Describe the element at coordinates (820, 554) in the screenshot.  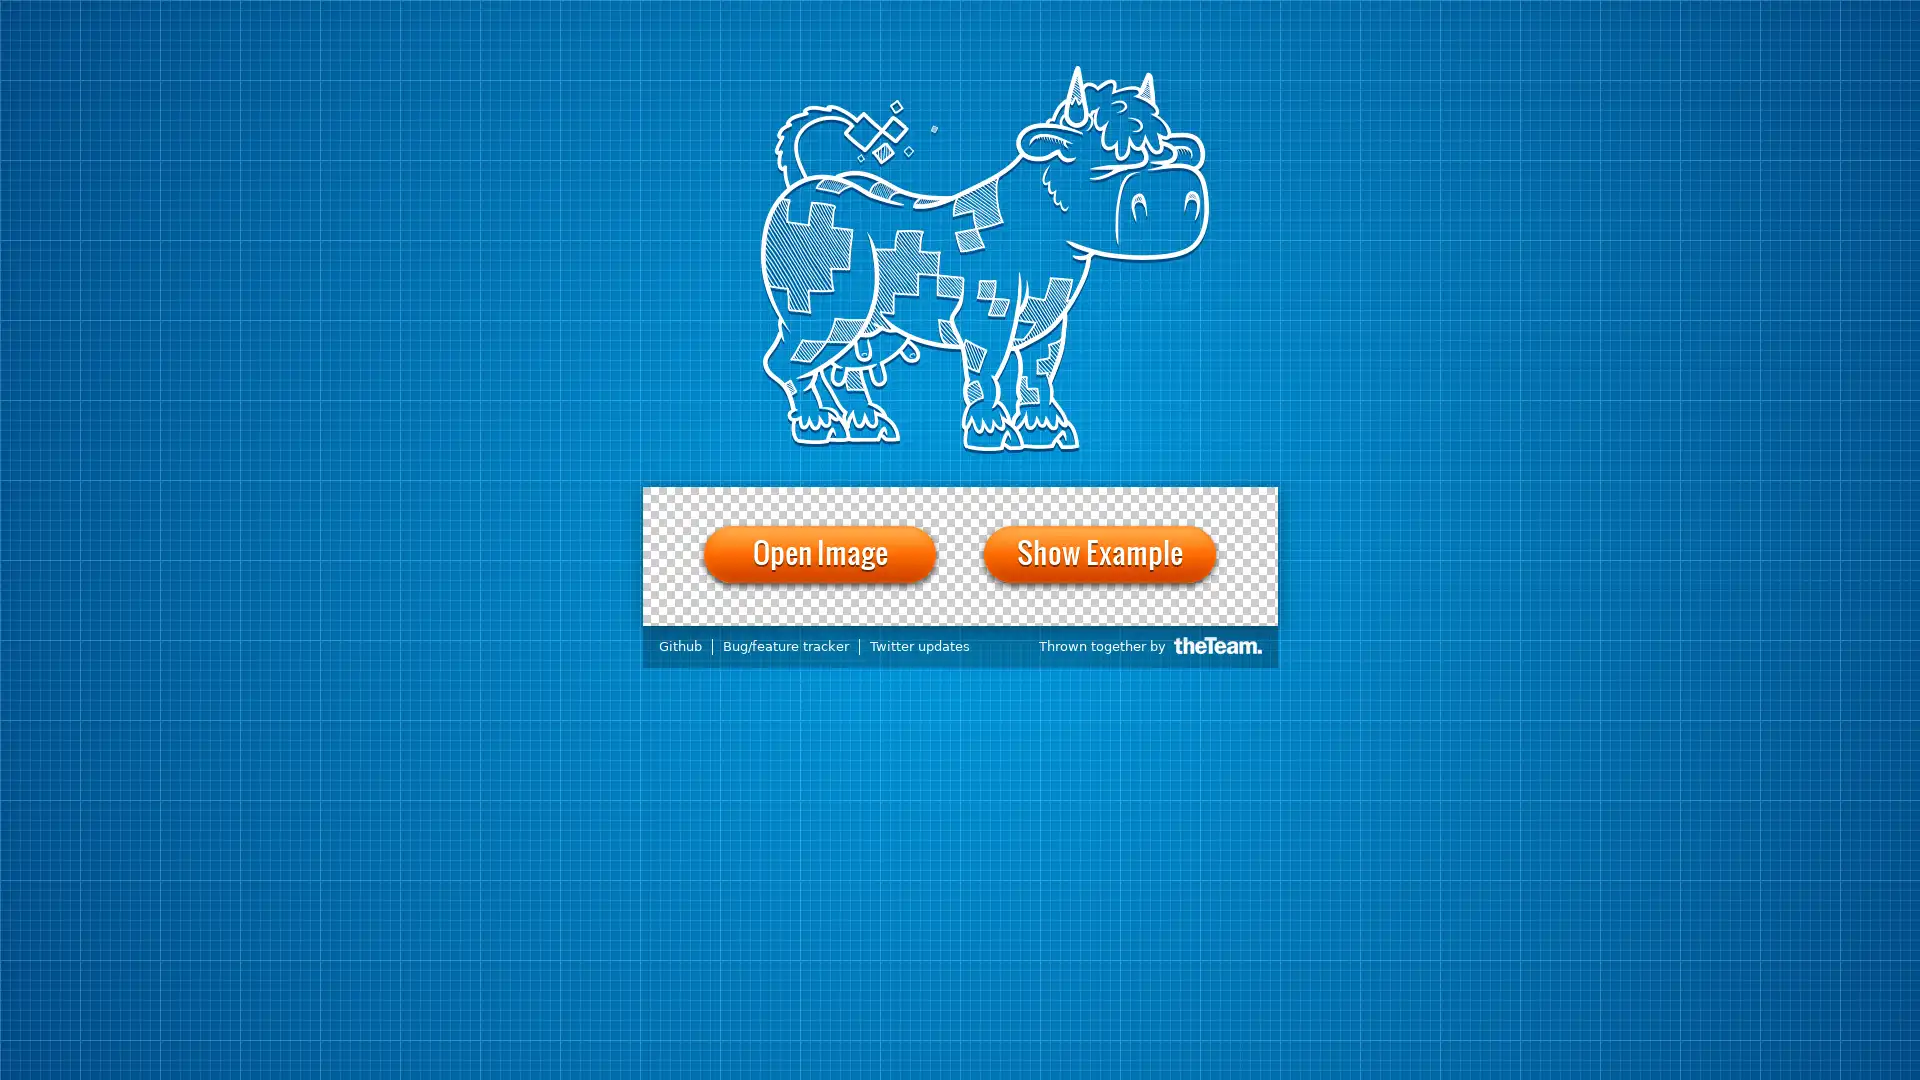
I see `Open Image` at that location.